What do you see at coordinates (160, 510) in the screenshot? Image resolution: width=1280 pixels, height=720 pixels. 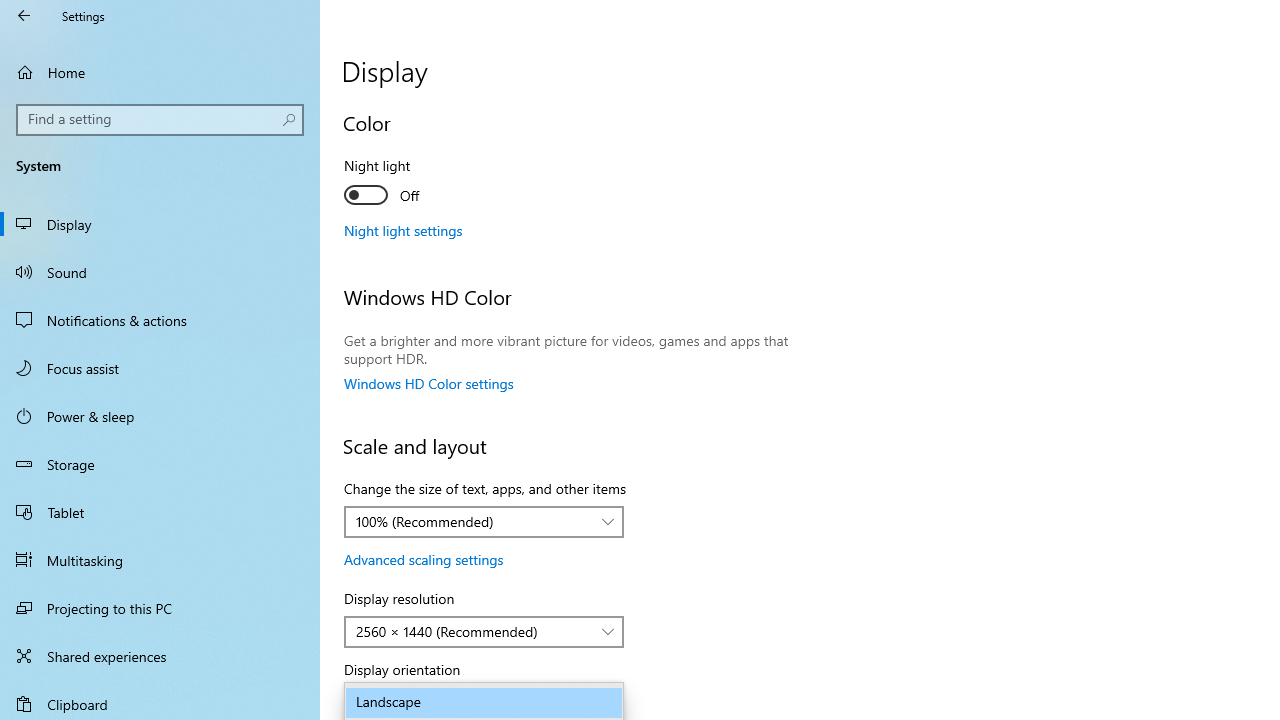 I see `'Tablet'` at bounding box center [160, 510].